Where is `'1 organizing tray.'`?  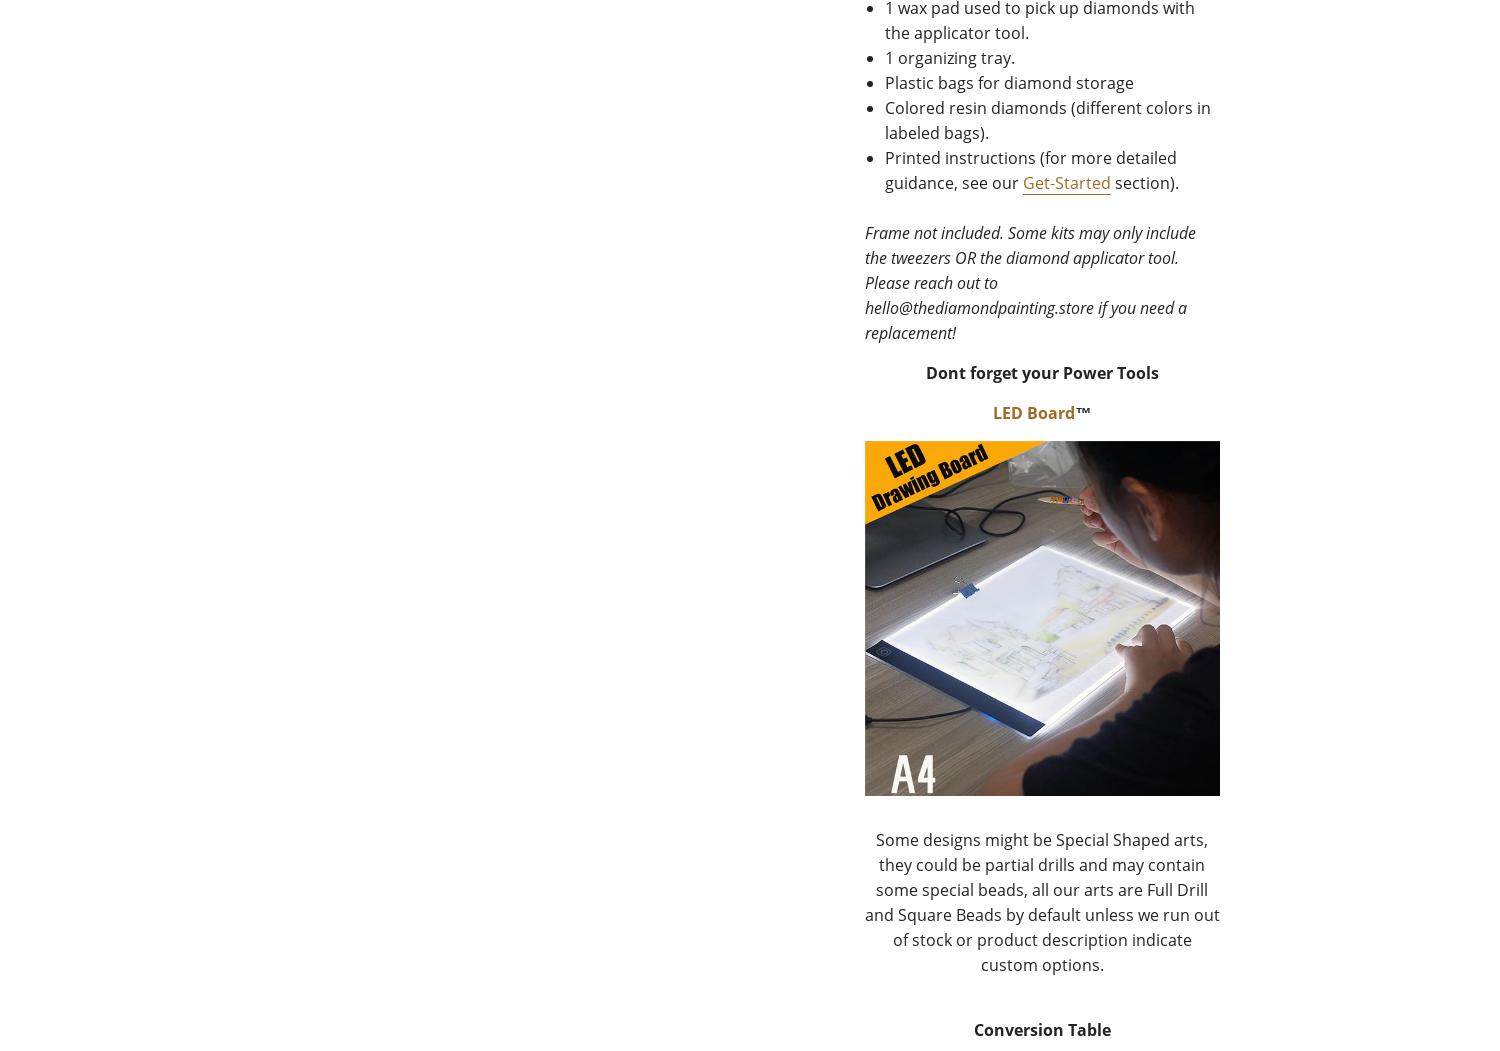
'1 organizing tray.' is located at coordinates (948, 57).